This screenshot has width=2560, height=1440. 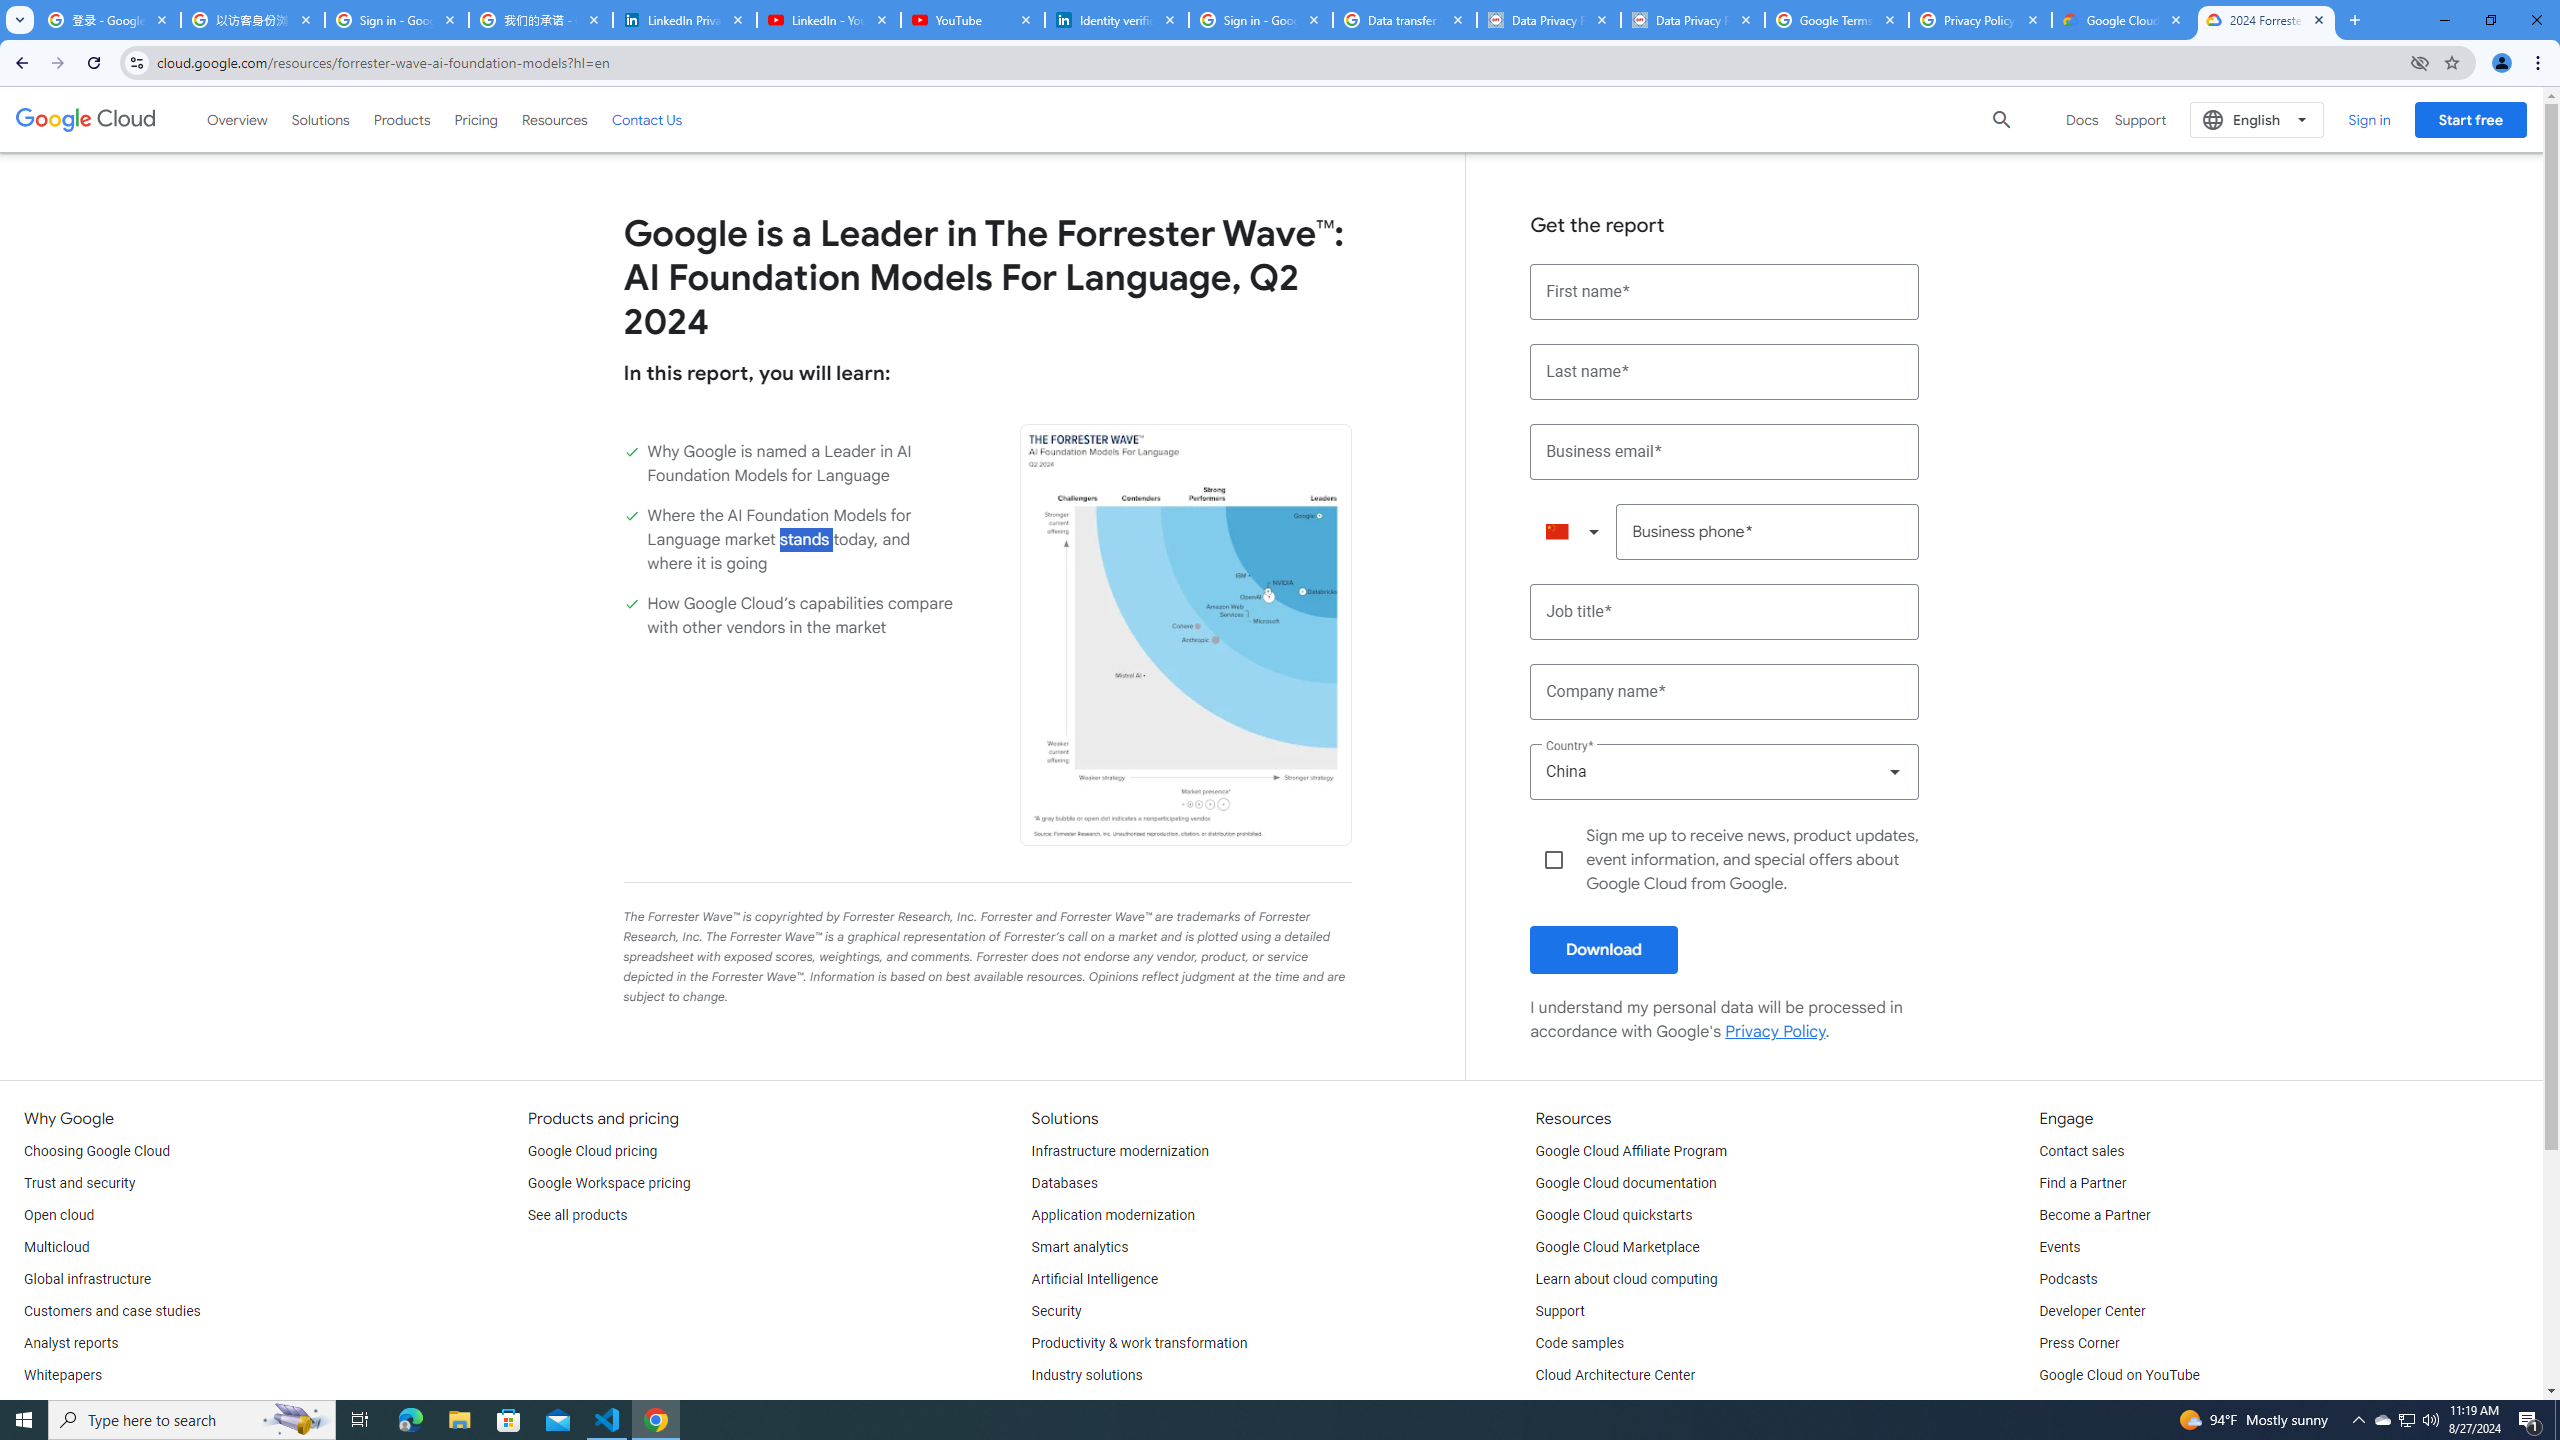 What do you see at coordinates (2136, 1408) in the screenshot?
I see `'Google Cloud Tech on YouTube'` at bounding box center [2136, 1408].